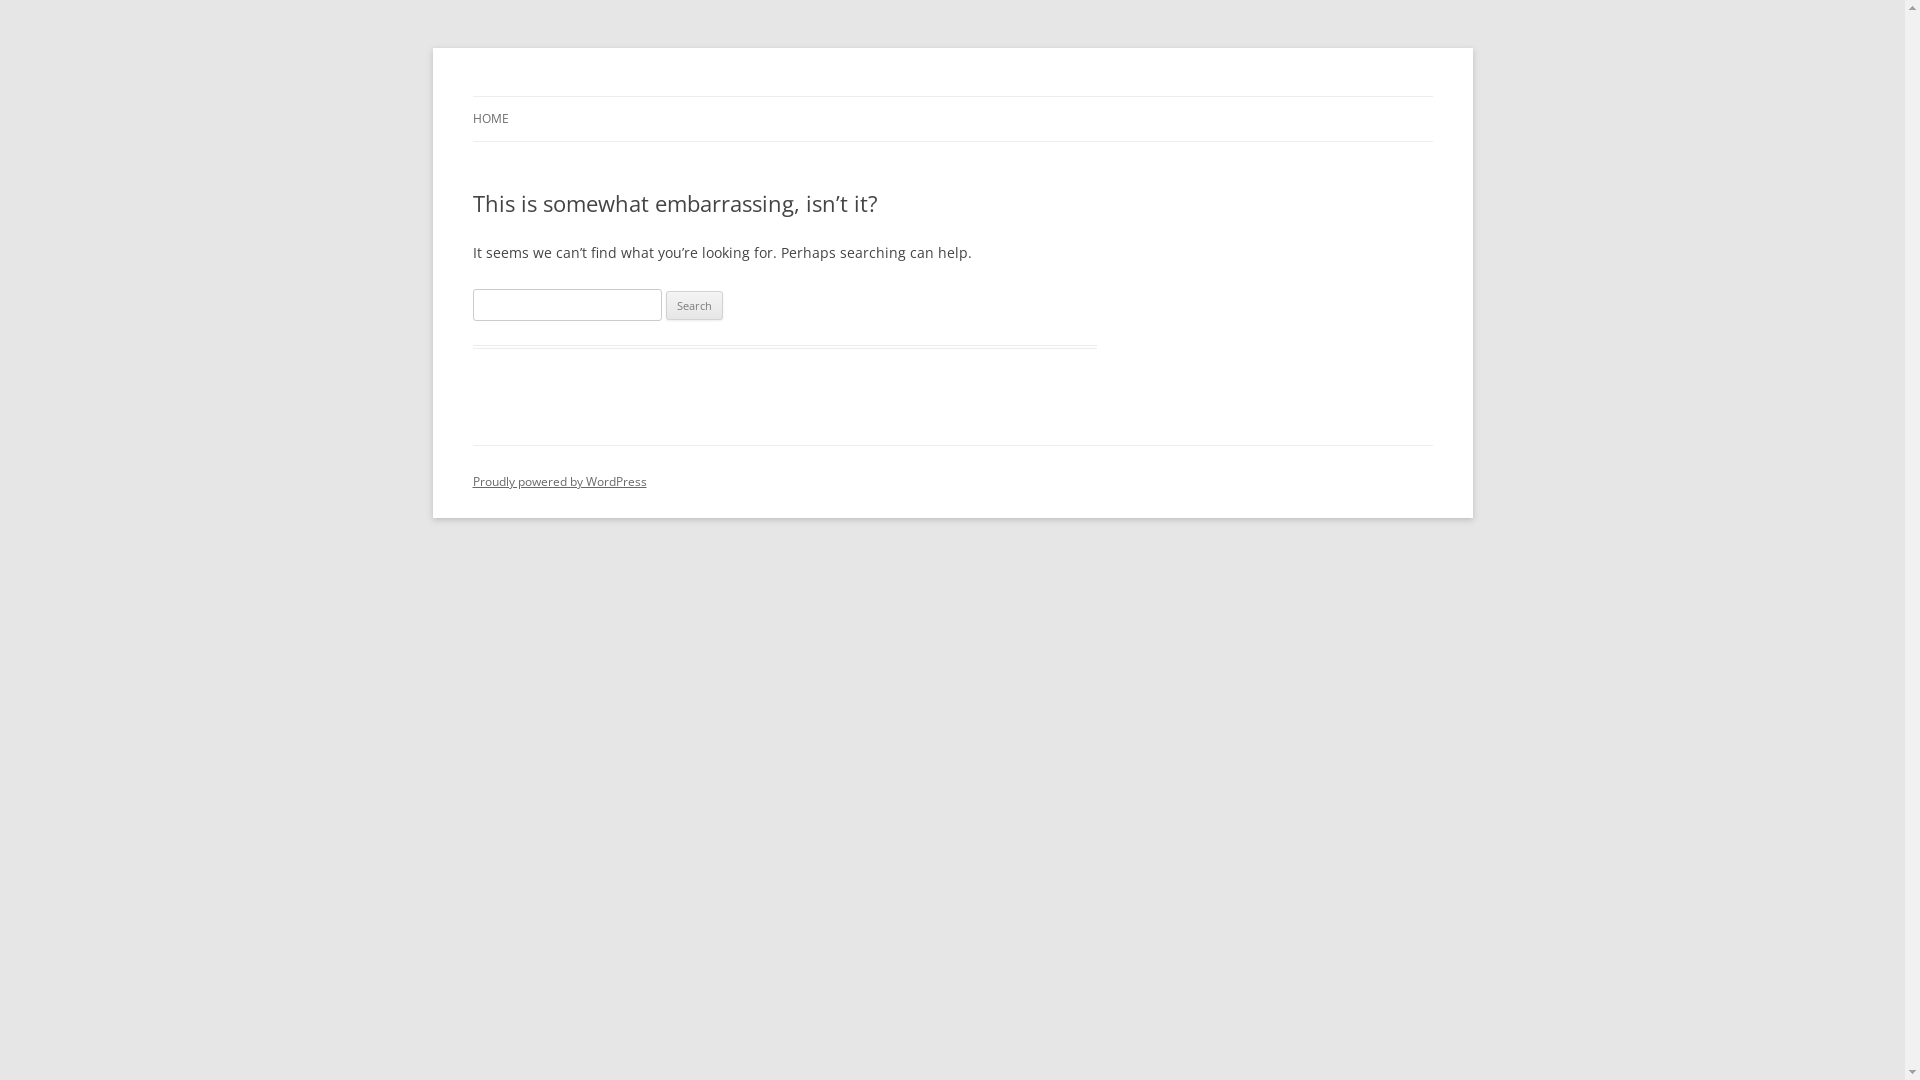 The height and width of the screenshot is (1080, 1920). What do you see at coordinates (489, 119) in the screenshot?
I see `'HOME'` at bounding box center [489, 119].